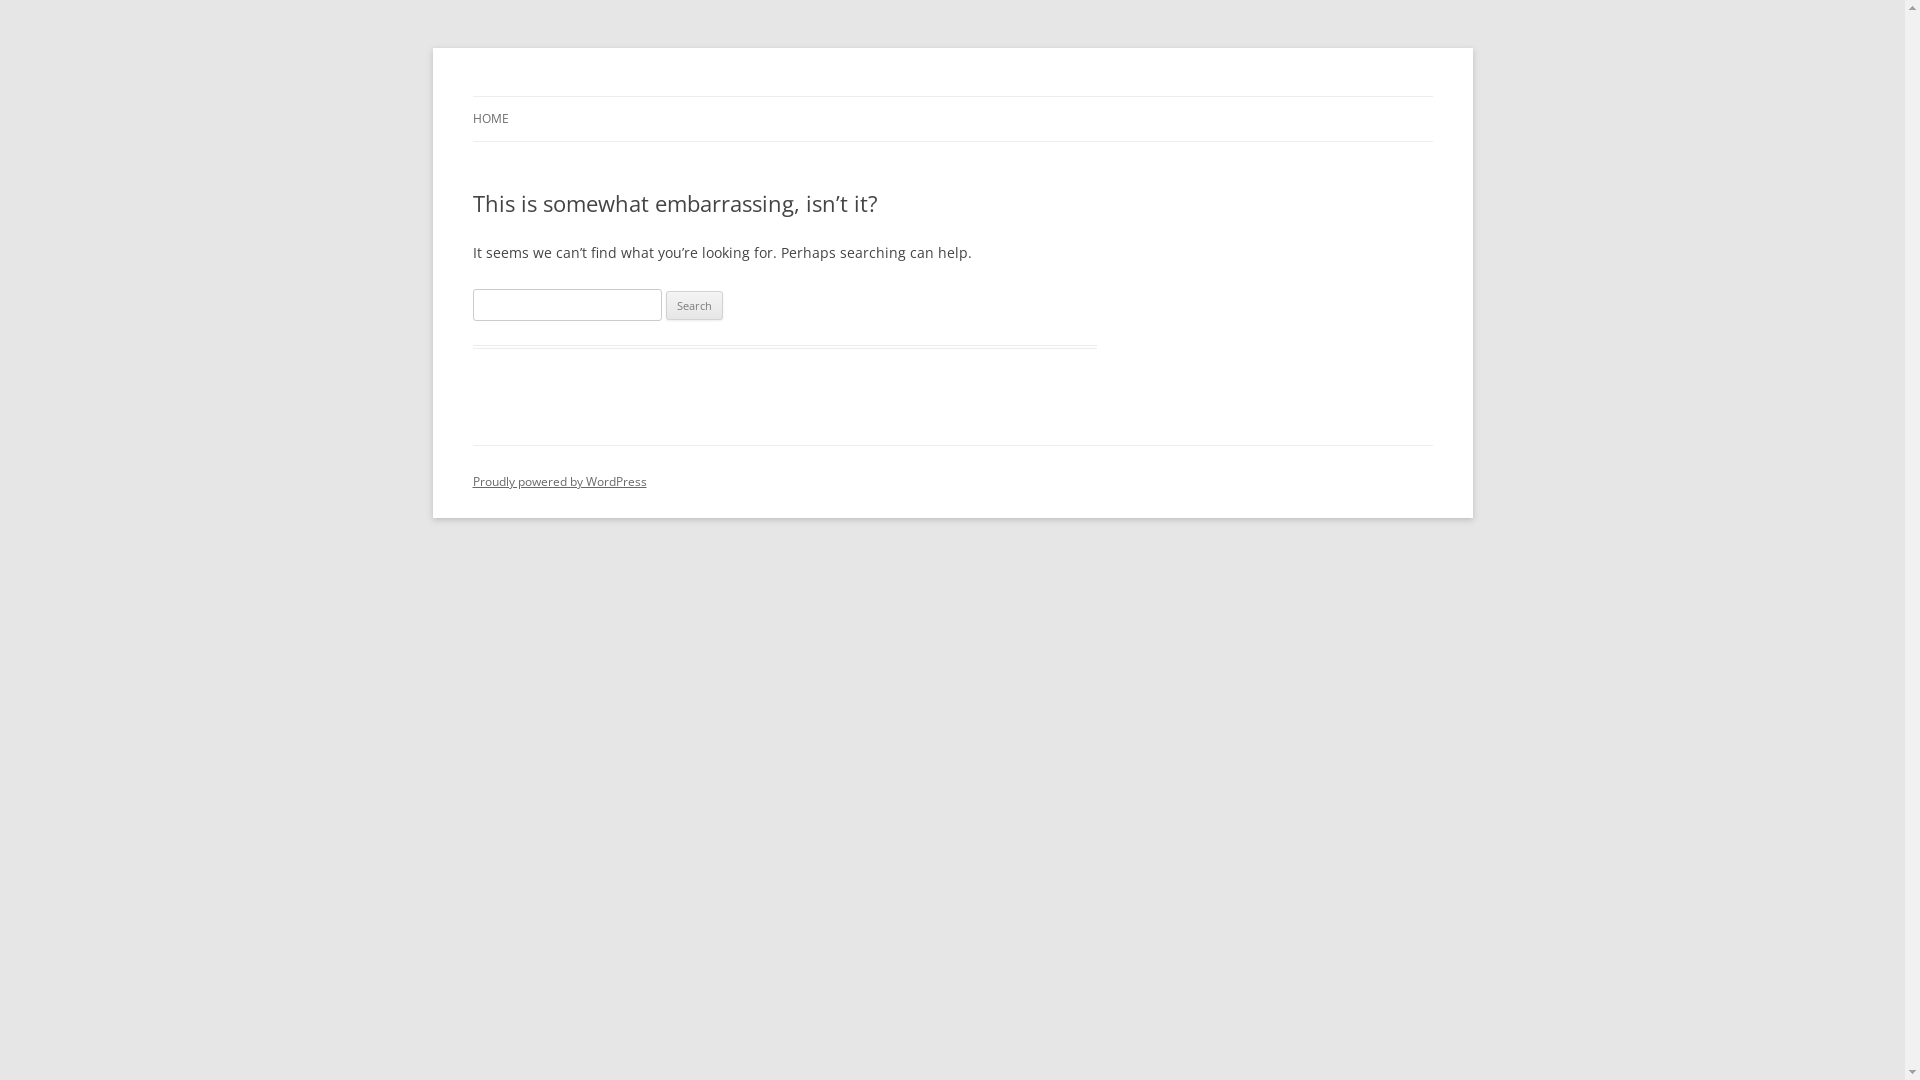 The height and width of the screenshot is (1080, 1920). What do you see at coordinates (489, 119) in the screenshot?
I see `'HOME'` at bounding box center [489, 119].